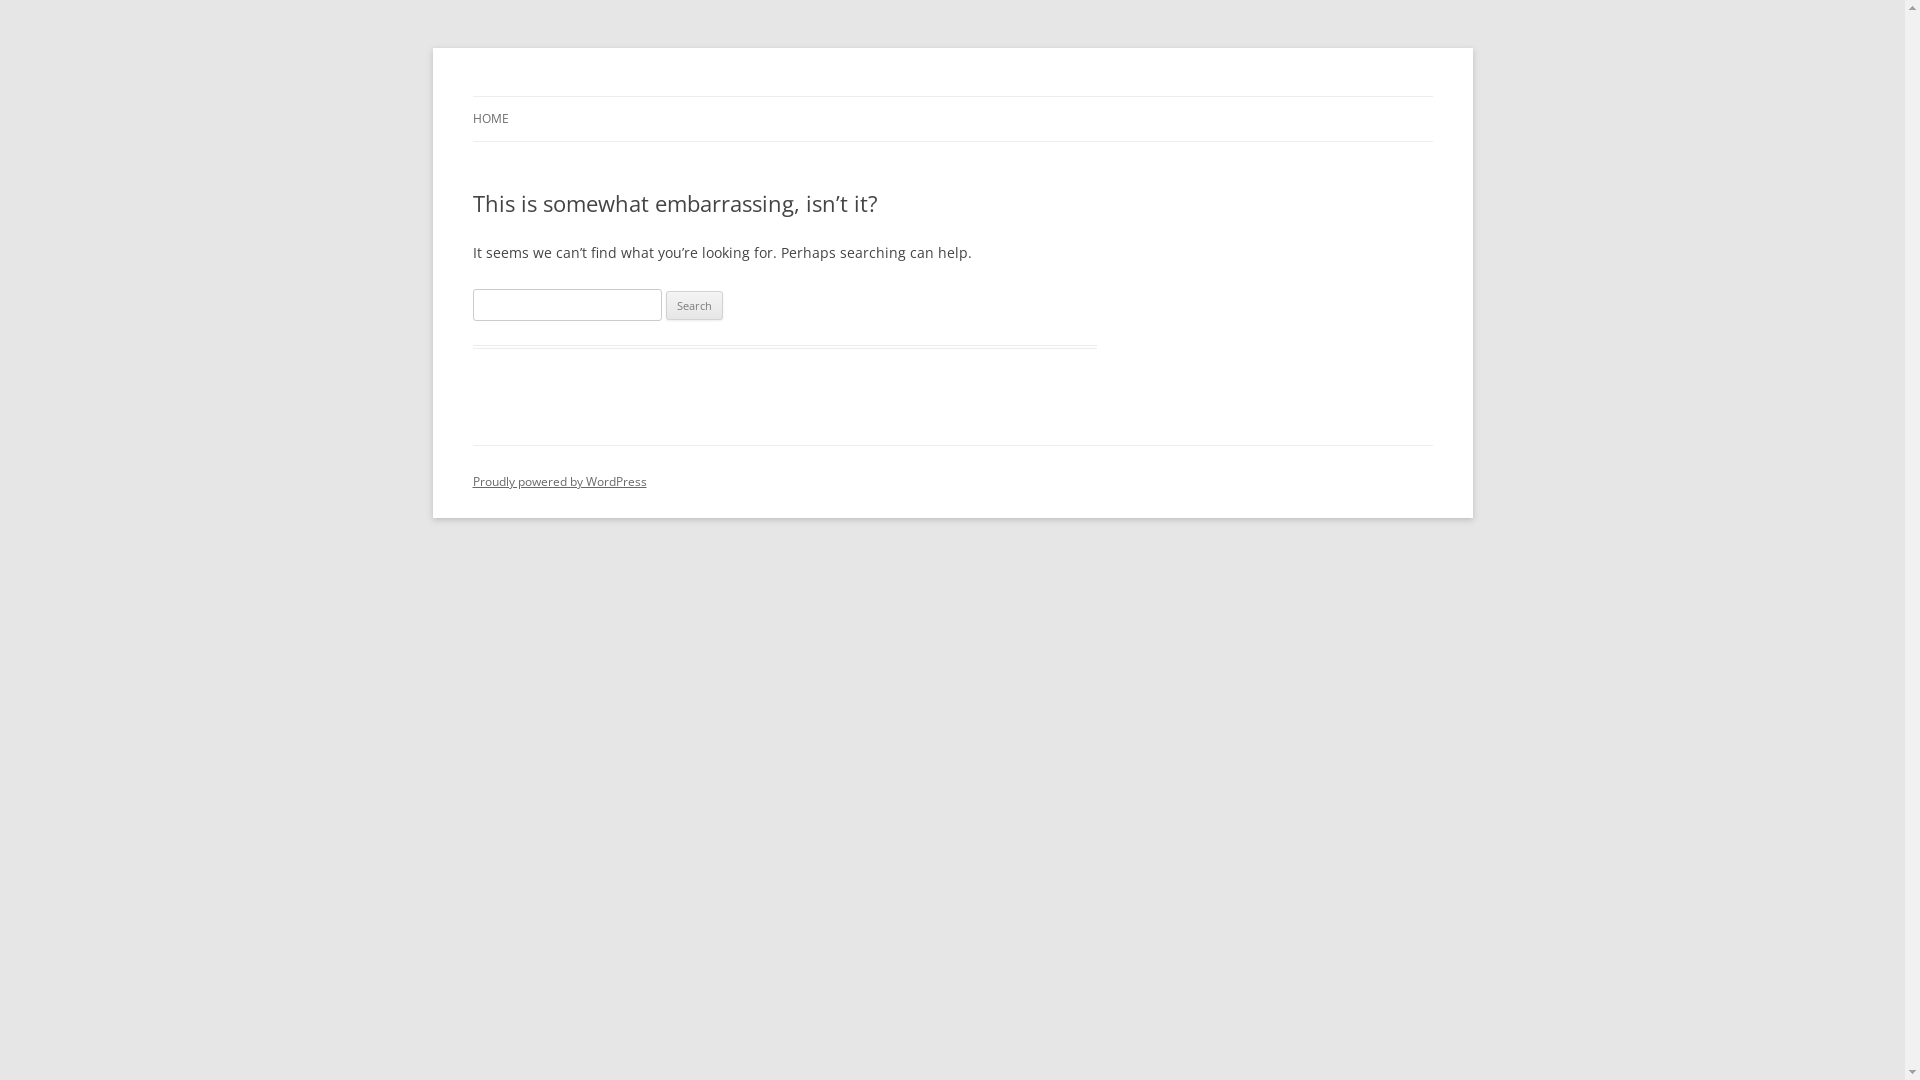 The height and width of the screenshot is (1080, 1920). What do you see at coordinates (489, 119) in the screenshot?
I see `'HOME'` at bounding box center [489, 119].